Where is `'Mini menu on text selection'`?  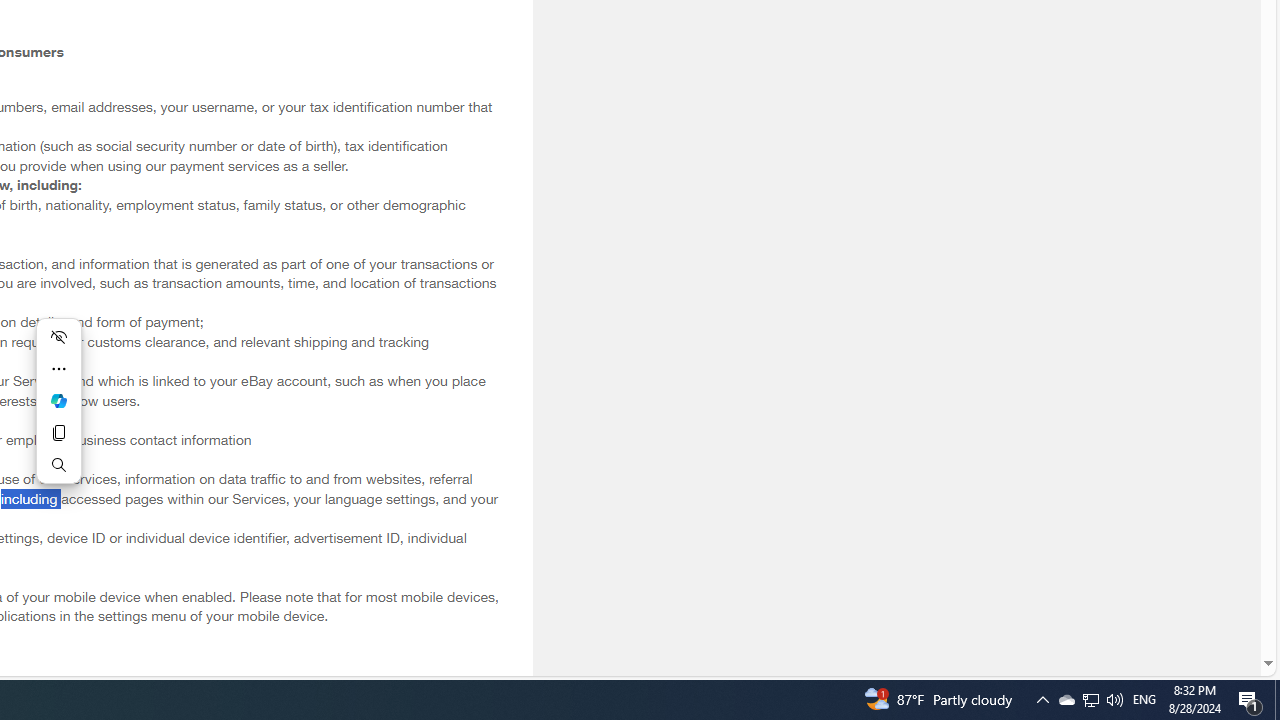 'Mini menu on text selection' is located at coordinates (58, 401).